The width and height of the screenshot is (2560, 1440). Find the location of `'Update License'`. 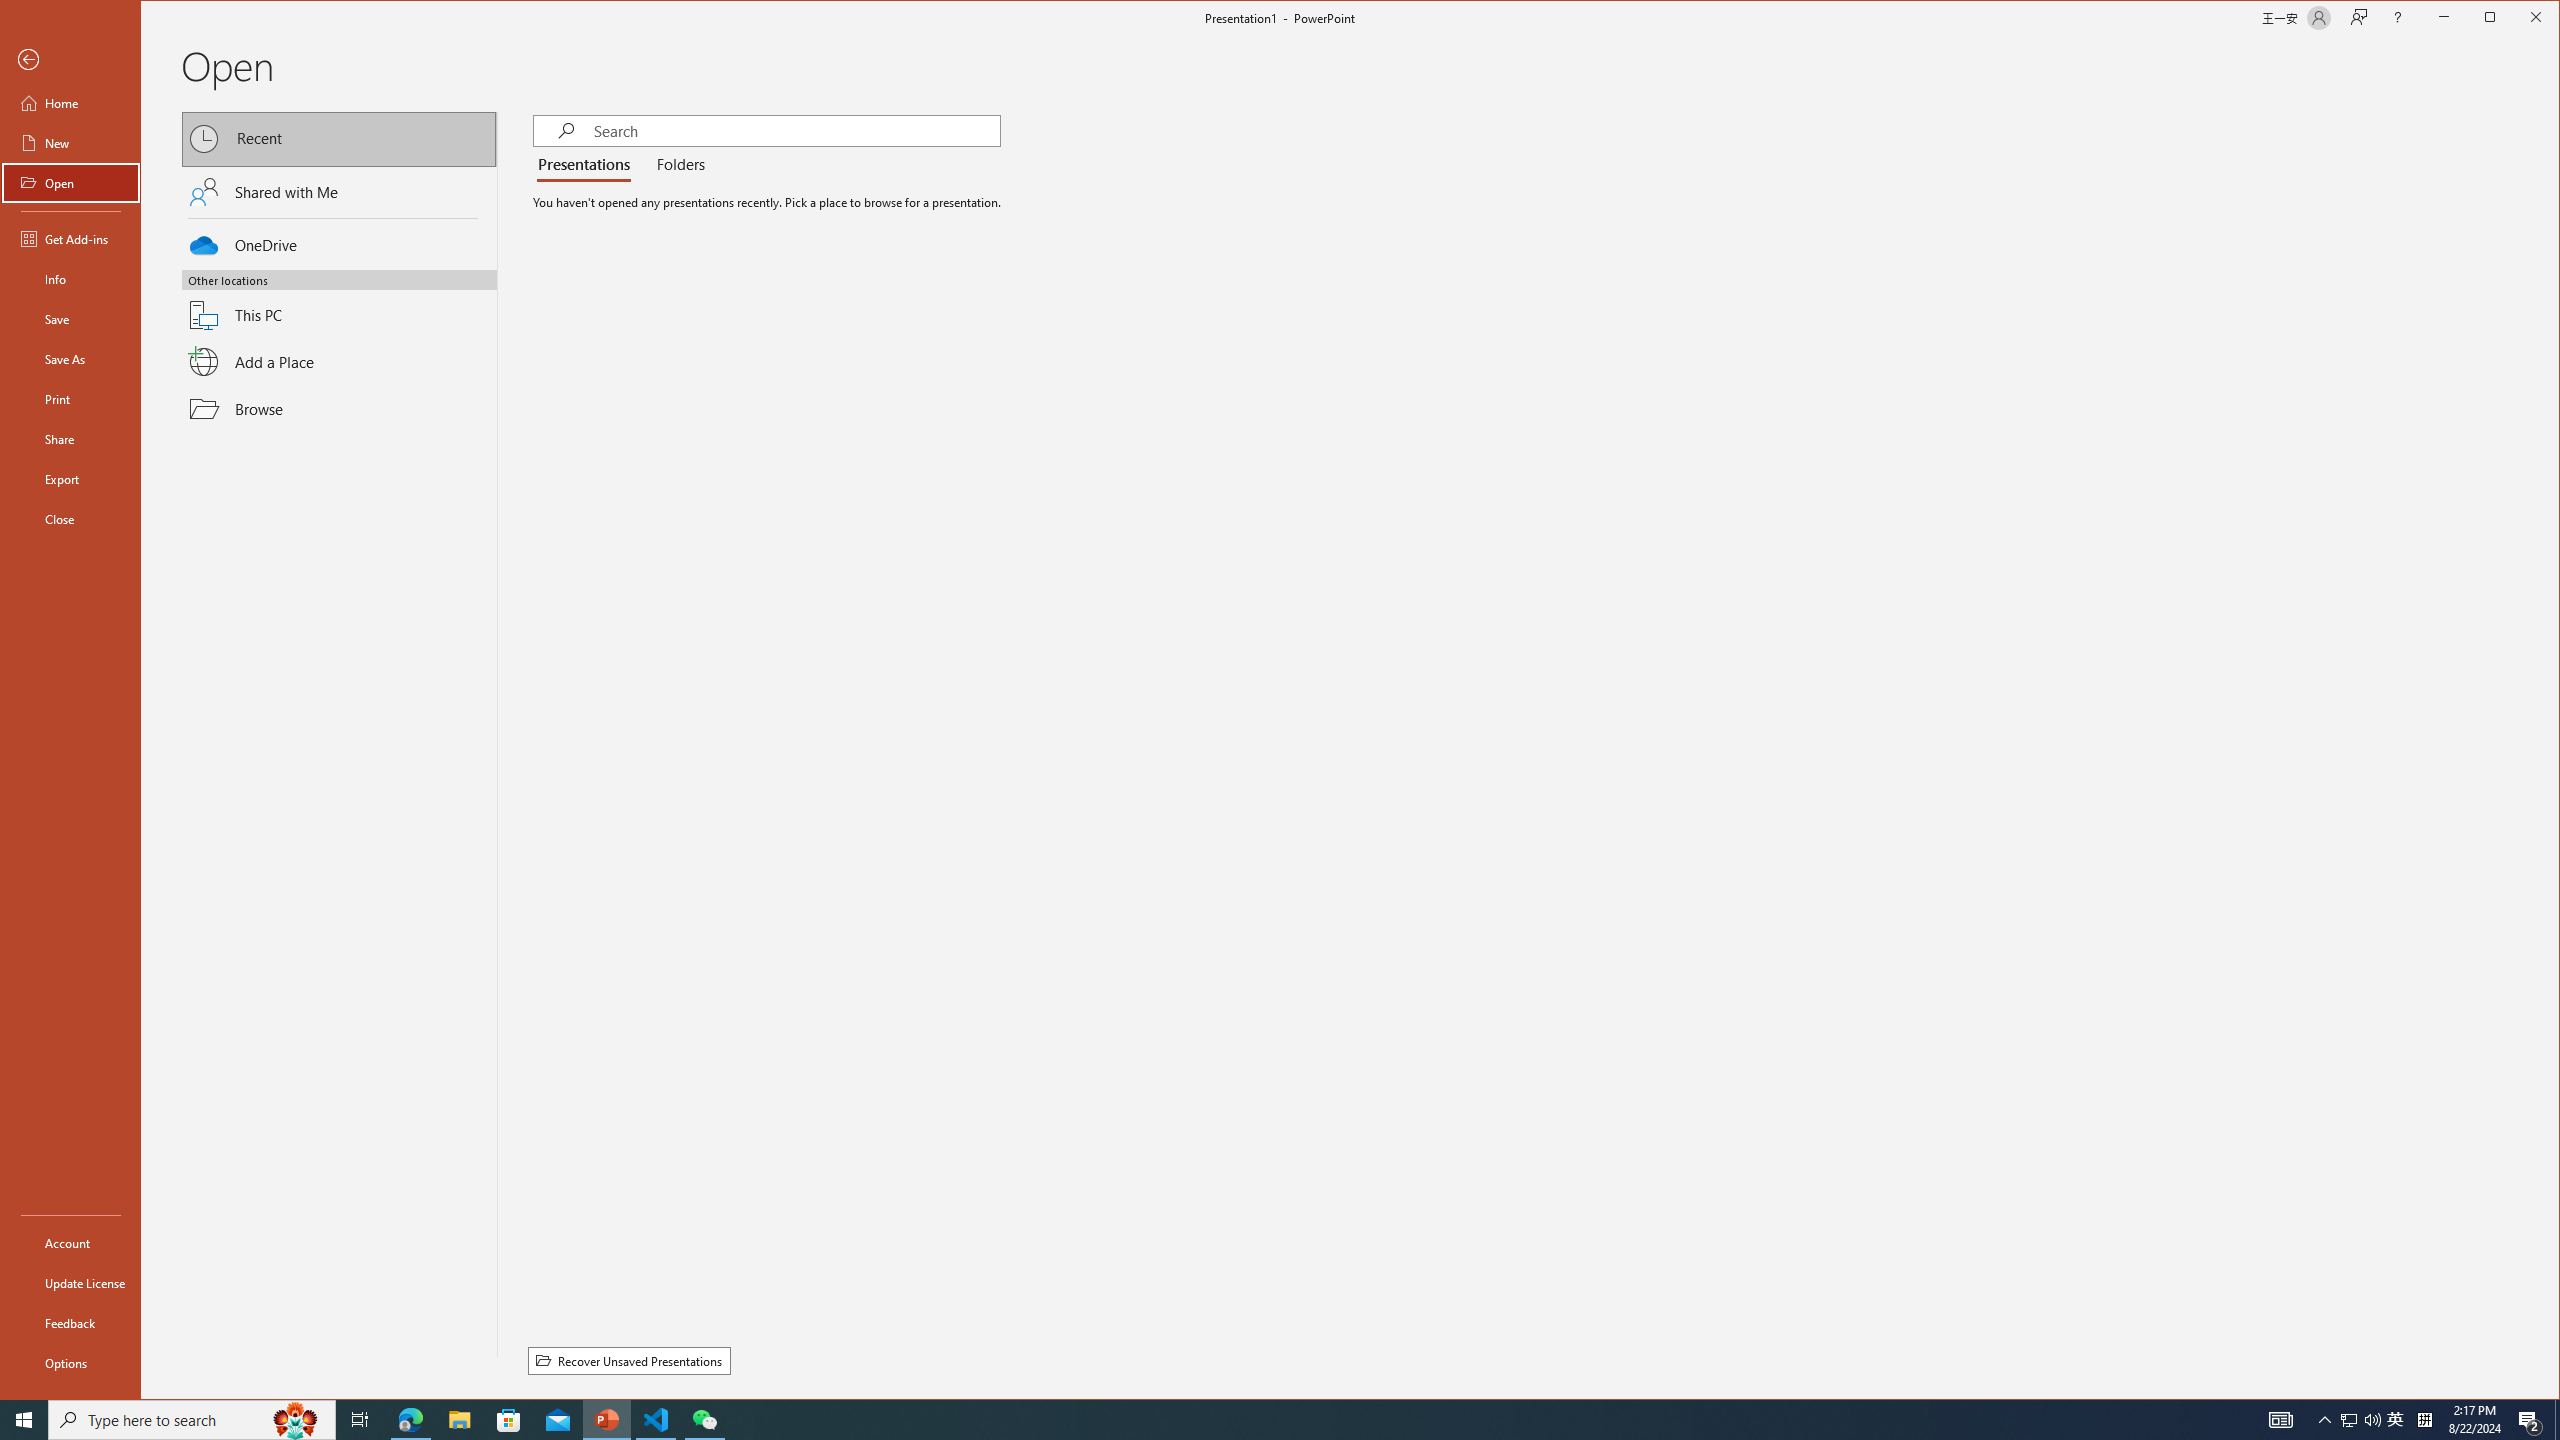

'Update License' is located at coordinates (69, 1282).